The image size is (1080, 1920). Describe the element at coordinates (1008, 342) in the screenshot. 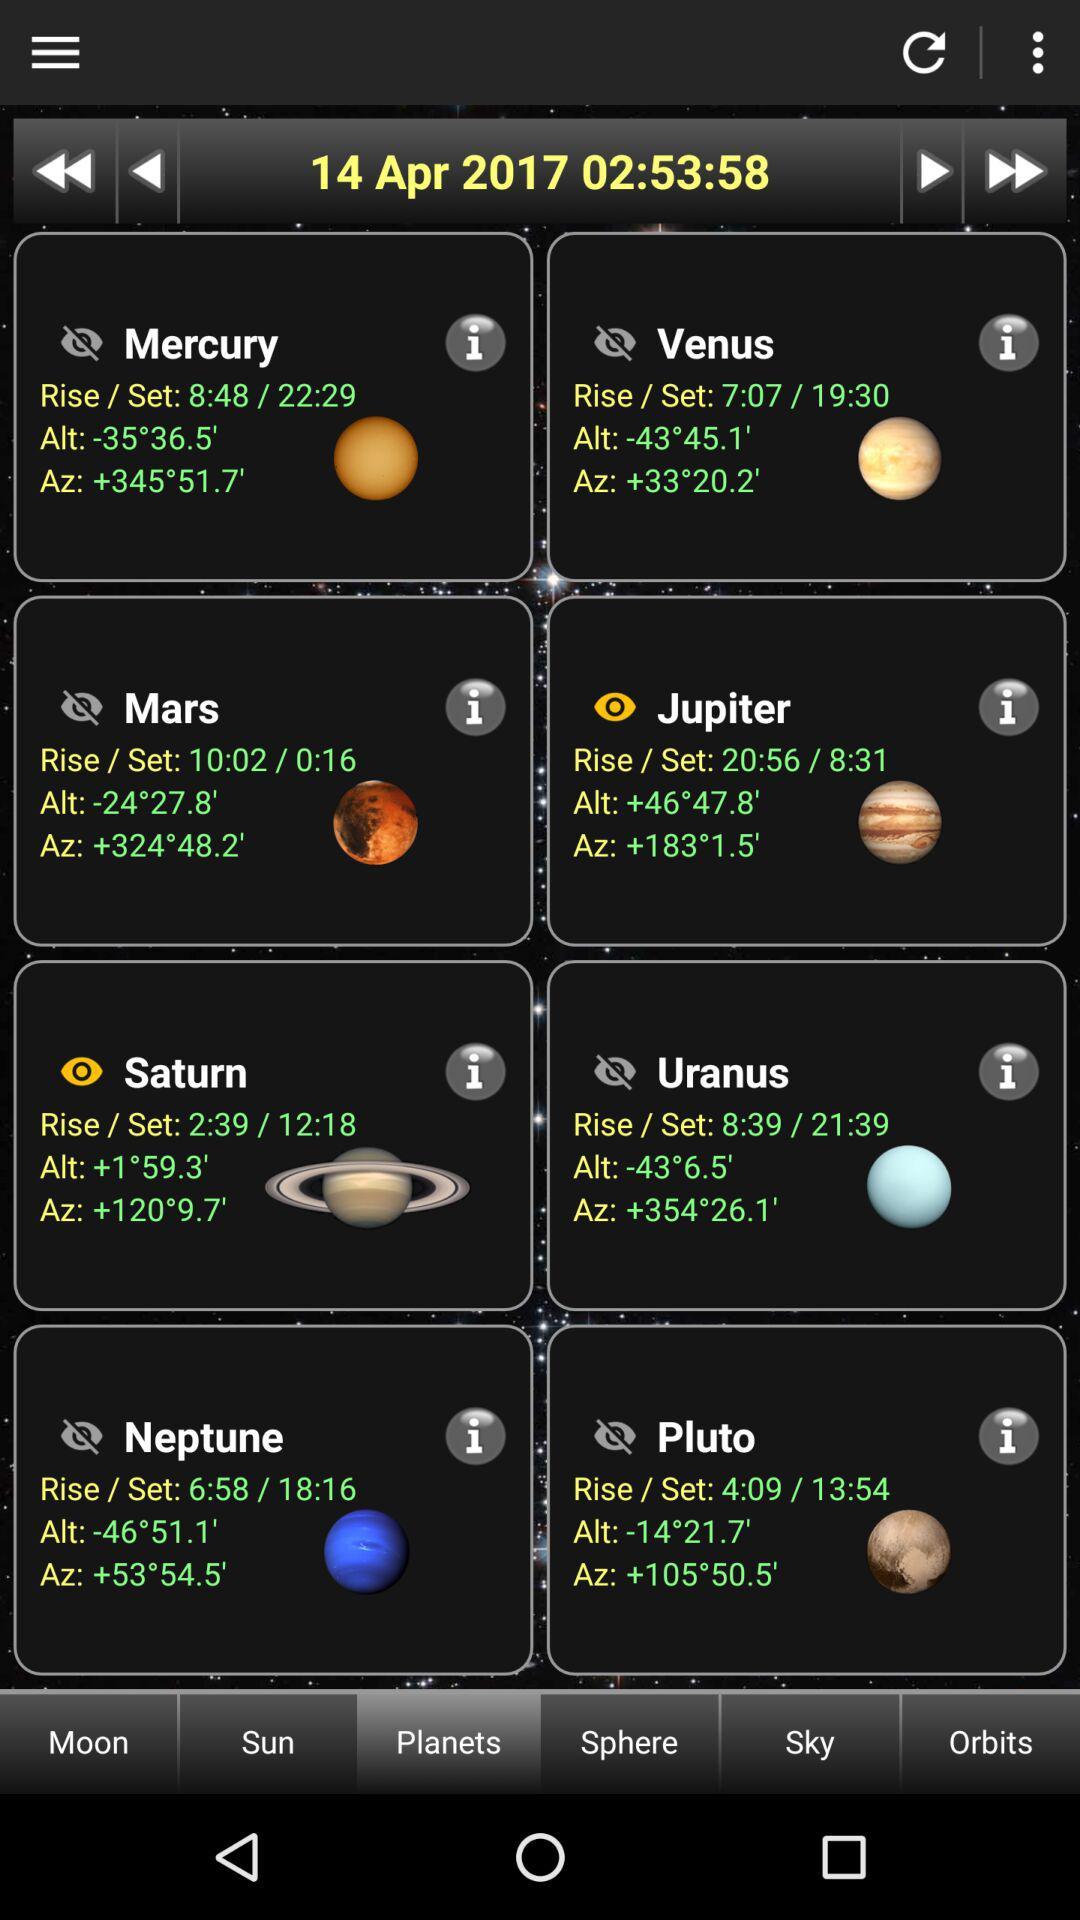

I see `additional information about venus` at that location.